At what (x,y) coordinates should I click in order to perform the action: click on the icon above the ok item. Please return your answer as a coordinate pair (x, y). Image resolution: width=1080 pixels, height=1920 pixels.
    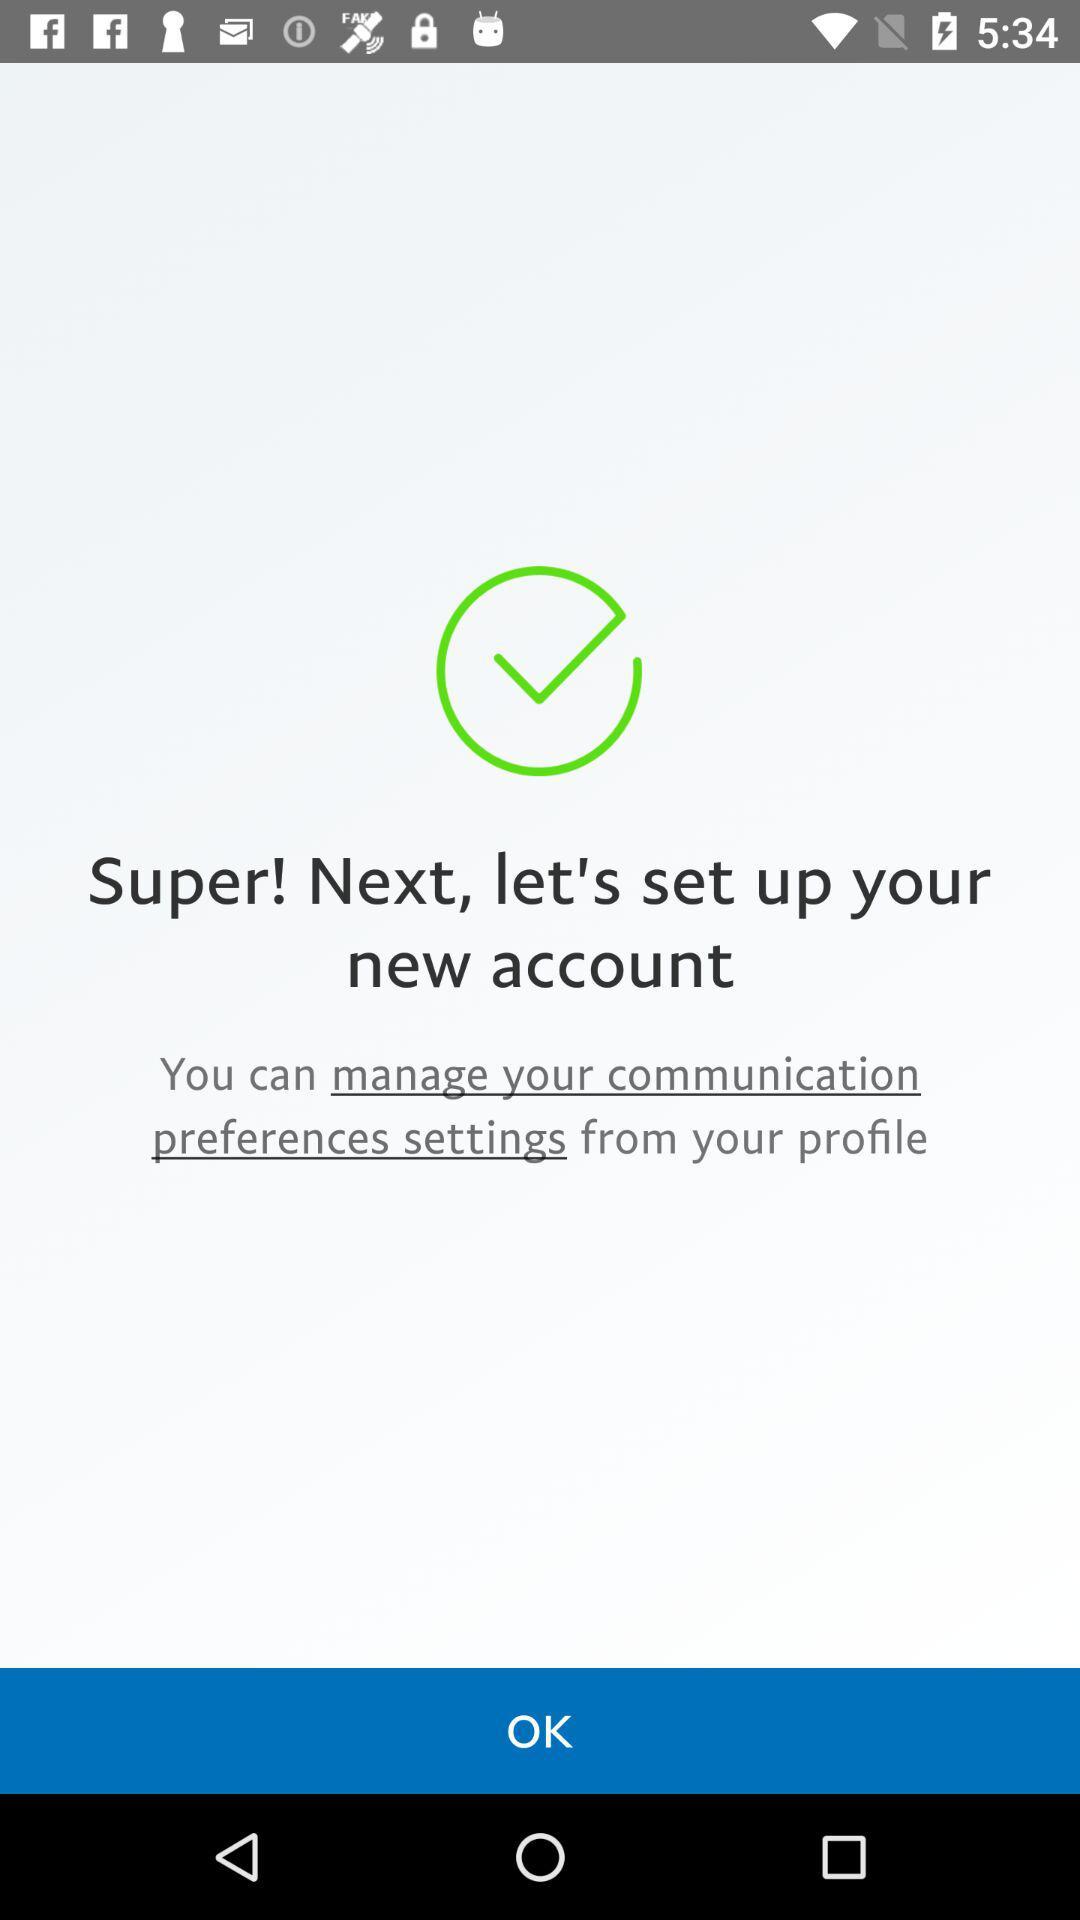
    Looking at the image, I should click on (540, 1103).